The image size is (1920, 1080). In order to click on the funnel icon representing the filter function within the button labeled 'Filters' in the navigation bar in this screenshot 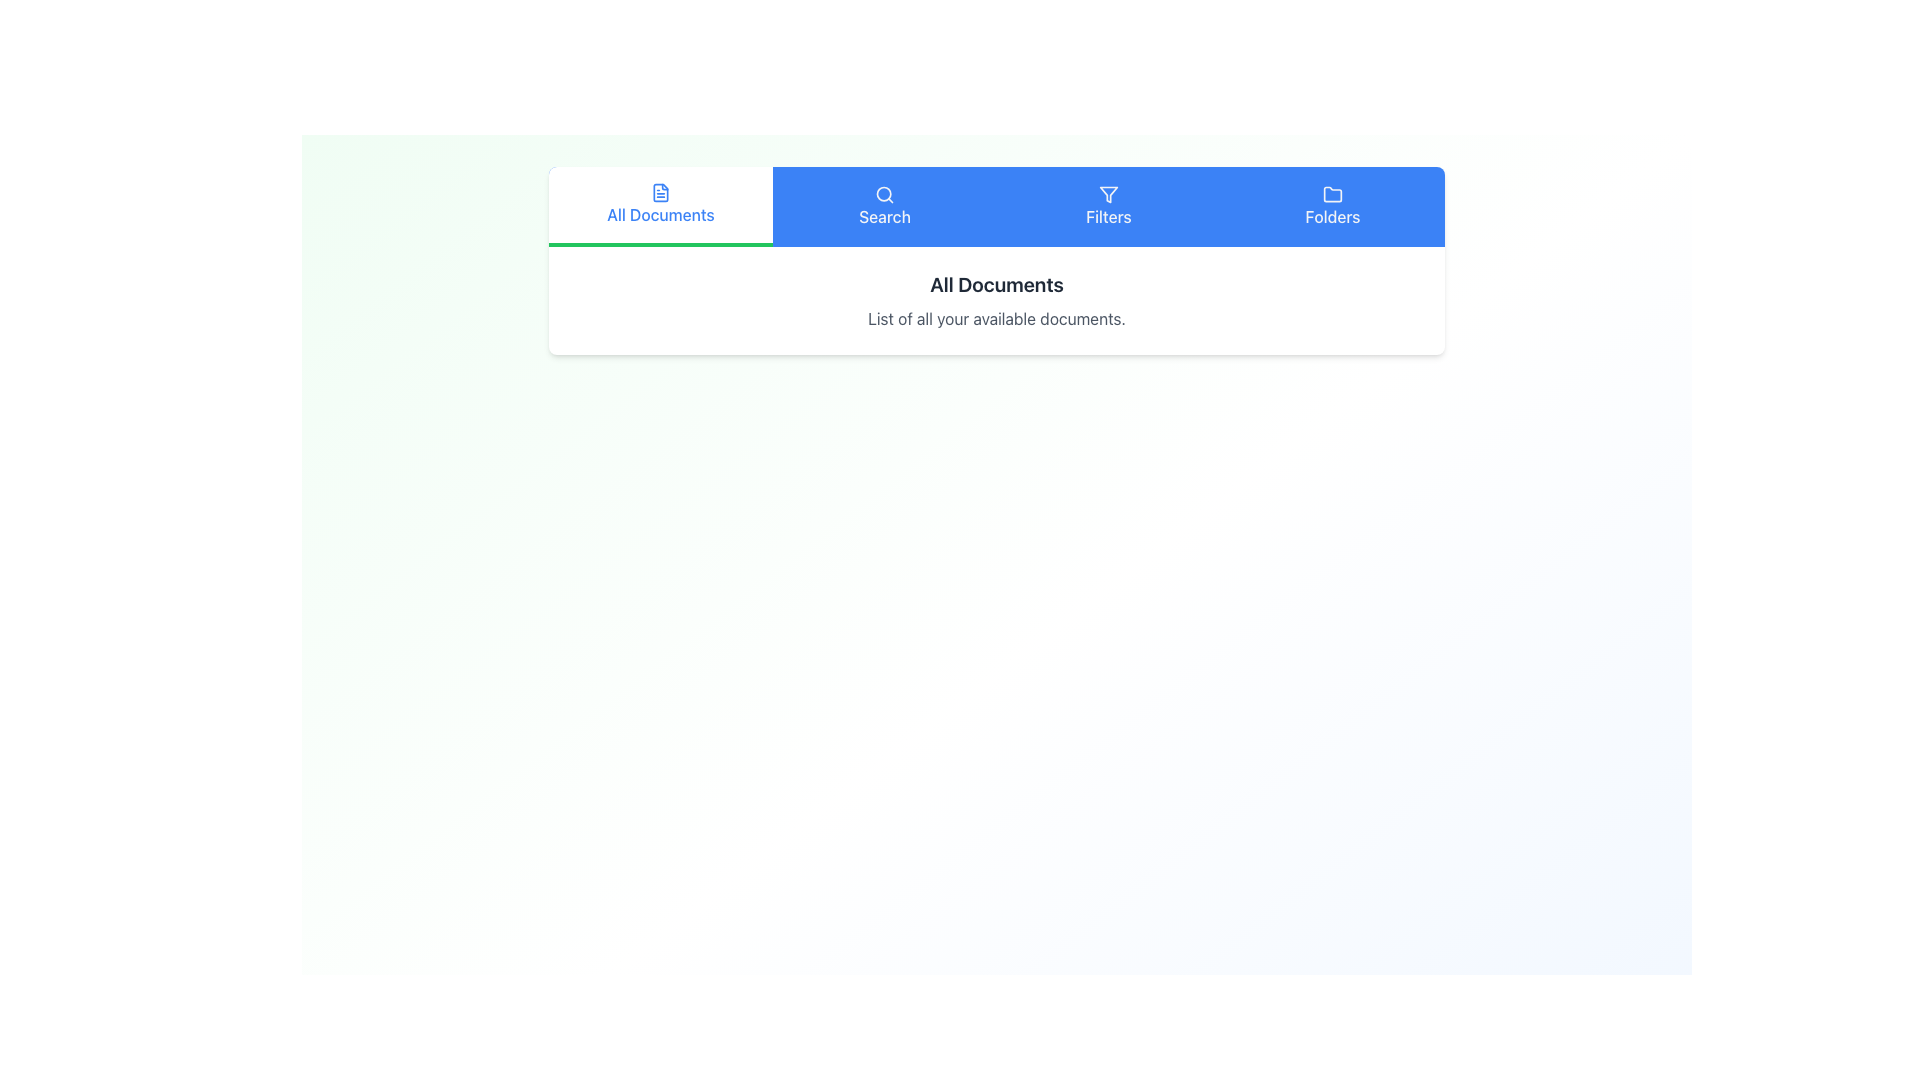, I will do `click(1107, 195)`.